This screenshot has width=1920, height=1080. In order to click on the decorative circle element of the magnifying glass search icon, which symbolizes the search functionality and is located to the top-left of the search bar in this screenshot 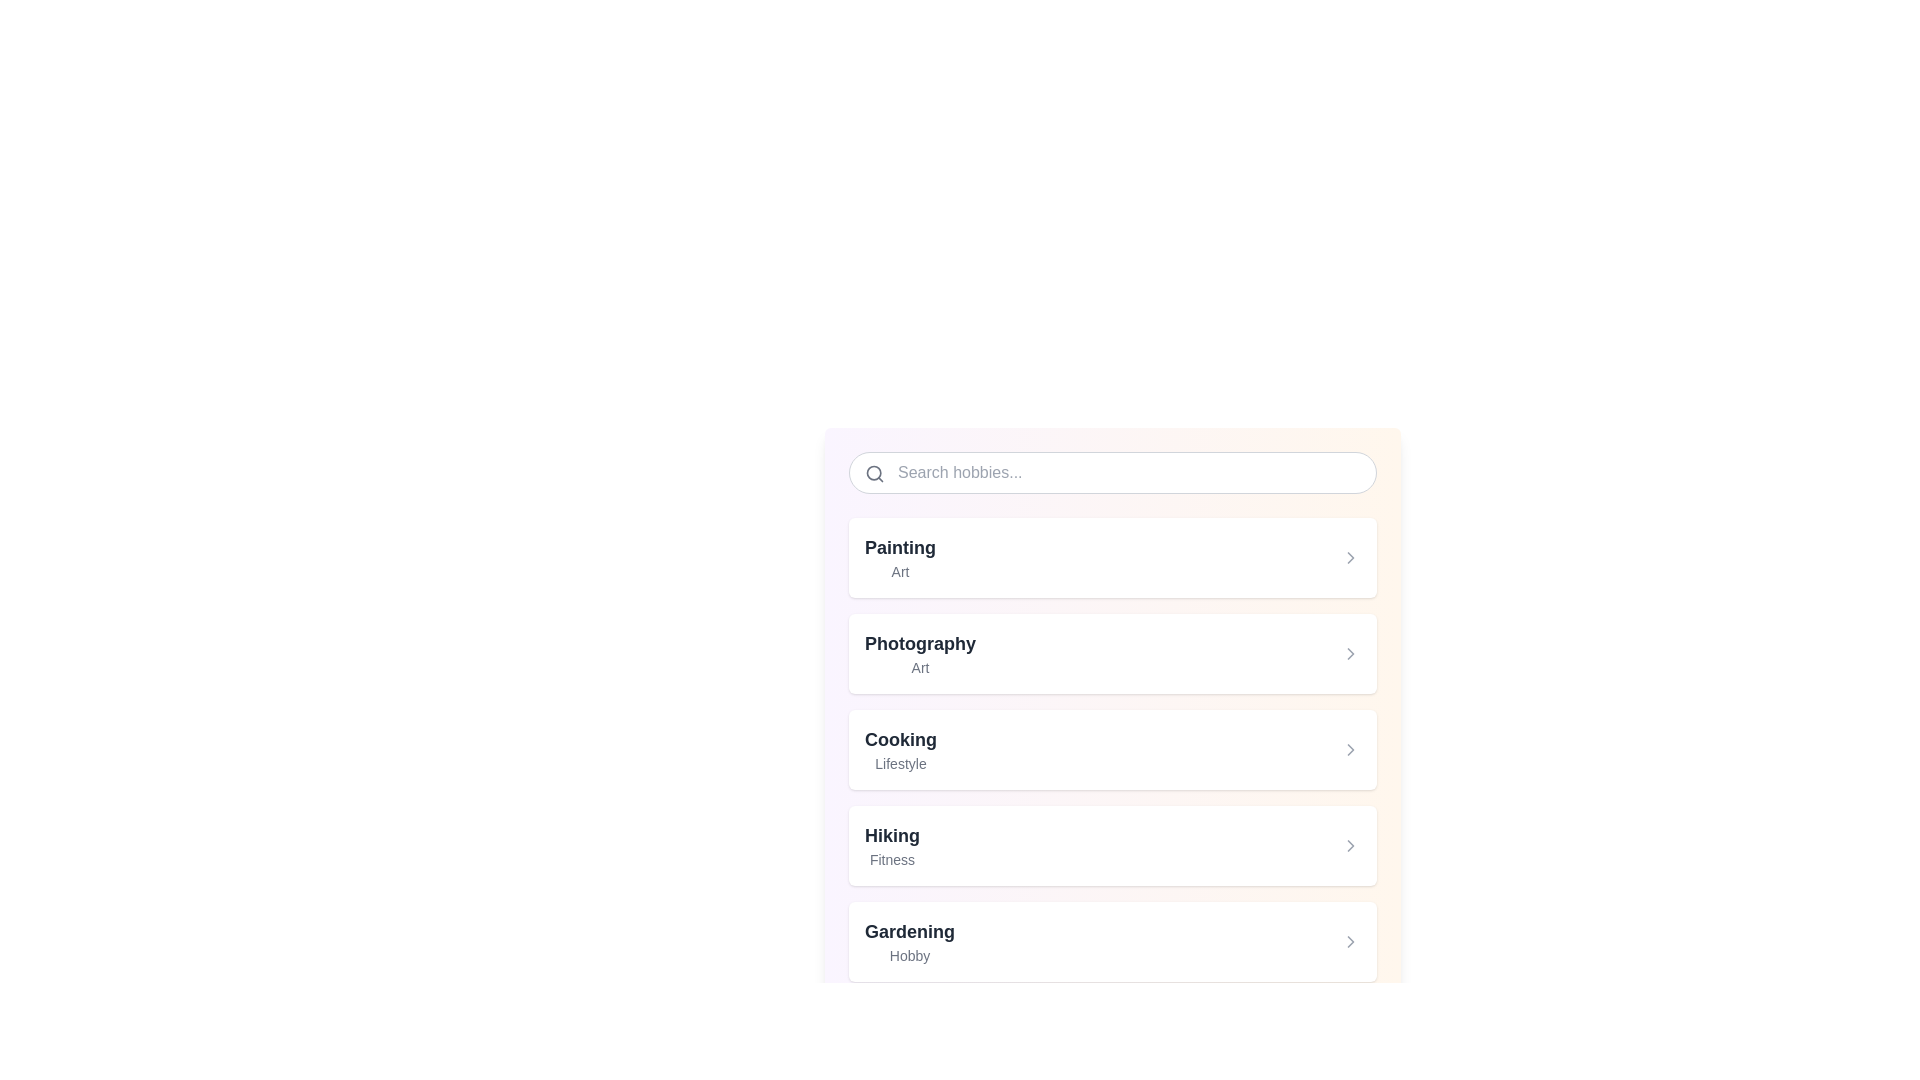, I will do `click(874, 473)`.